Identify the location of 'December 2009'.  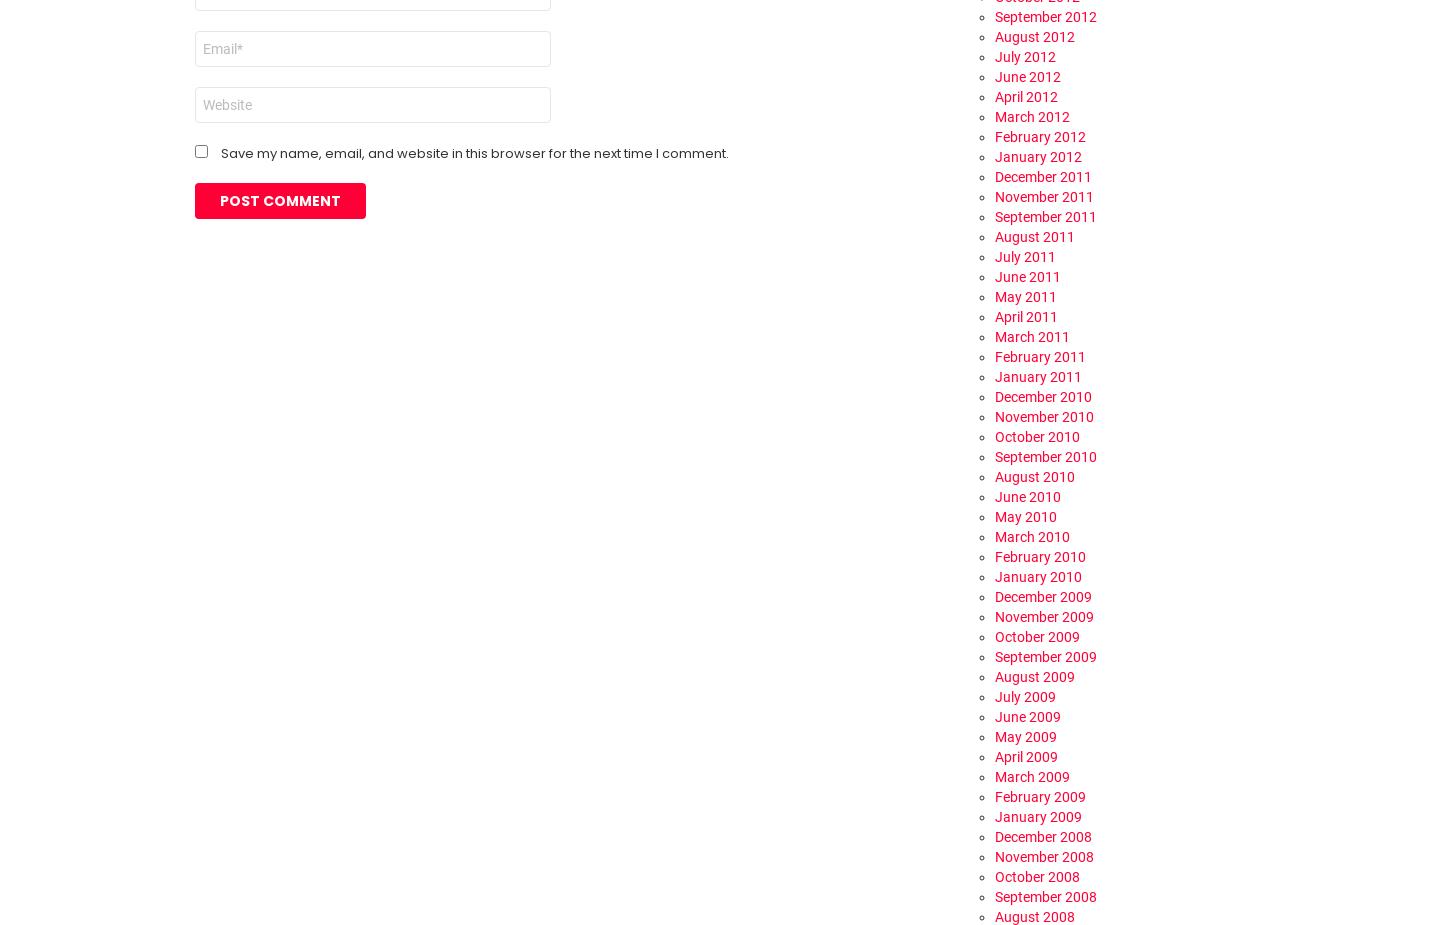
(994, 595).